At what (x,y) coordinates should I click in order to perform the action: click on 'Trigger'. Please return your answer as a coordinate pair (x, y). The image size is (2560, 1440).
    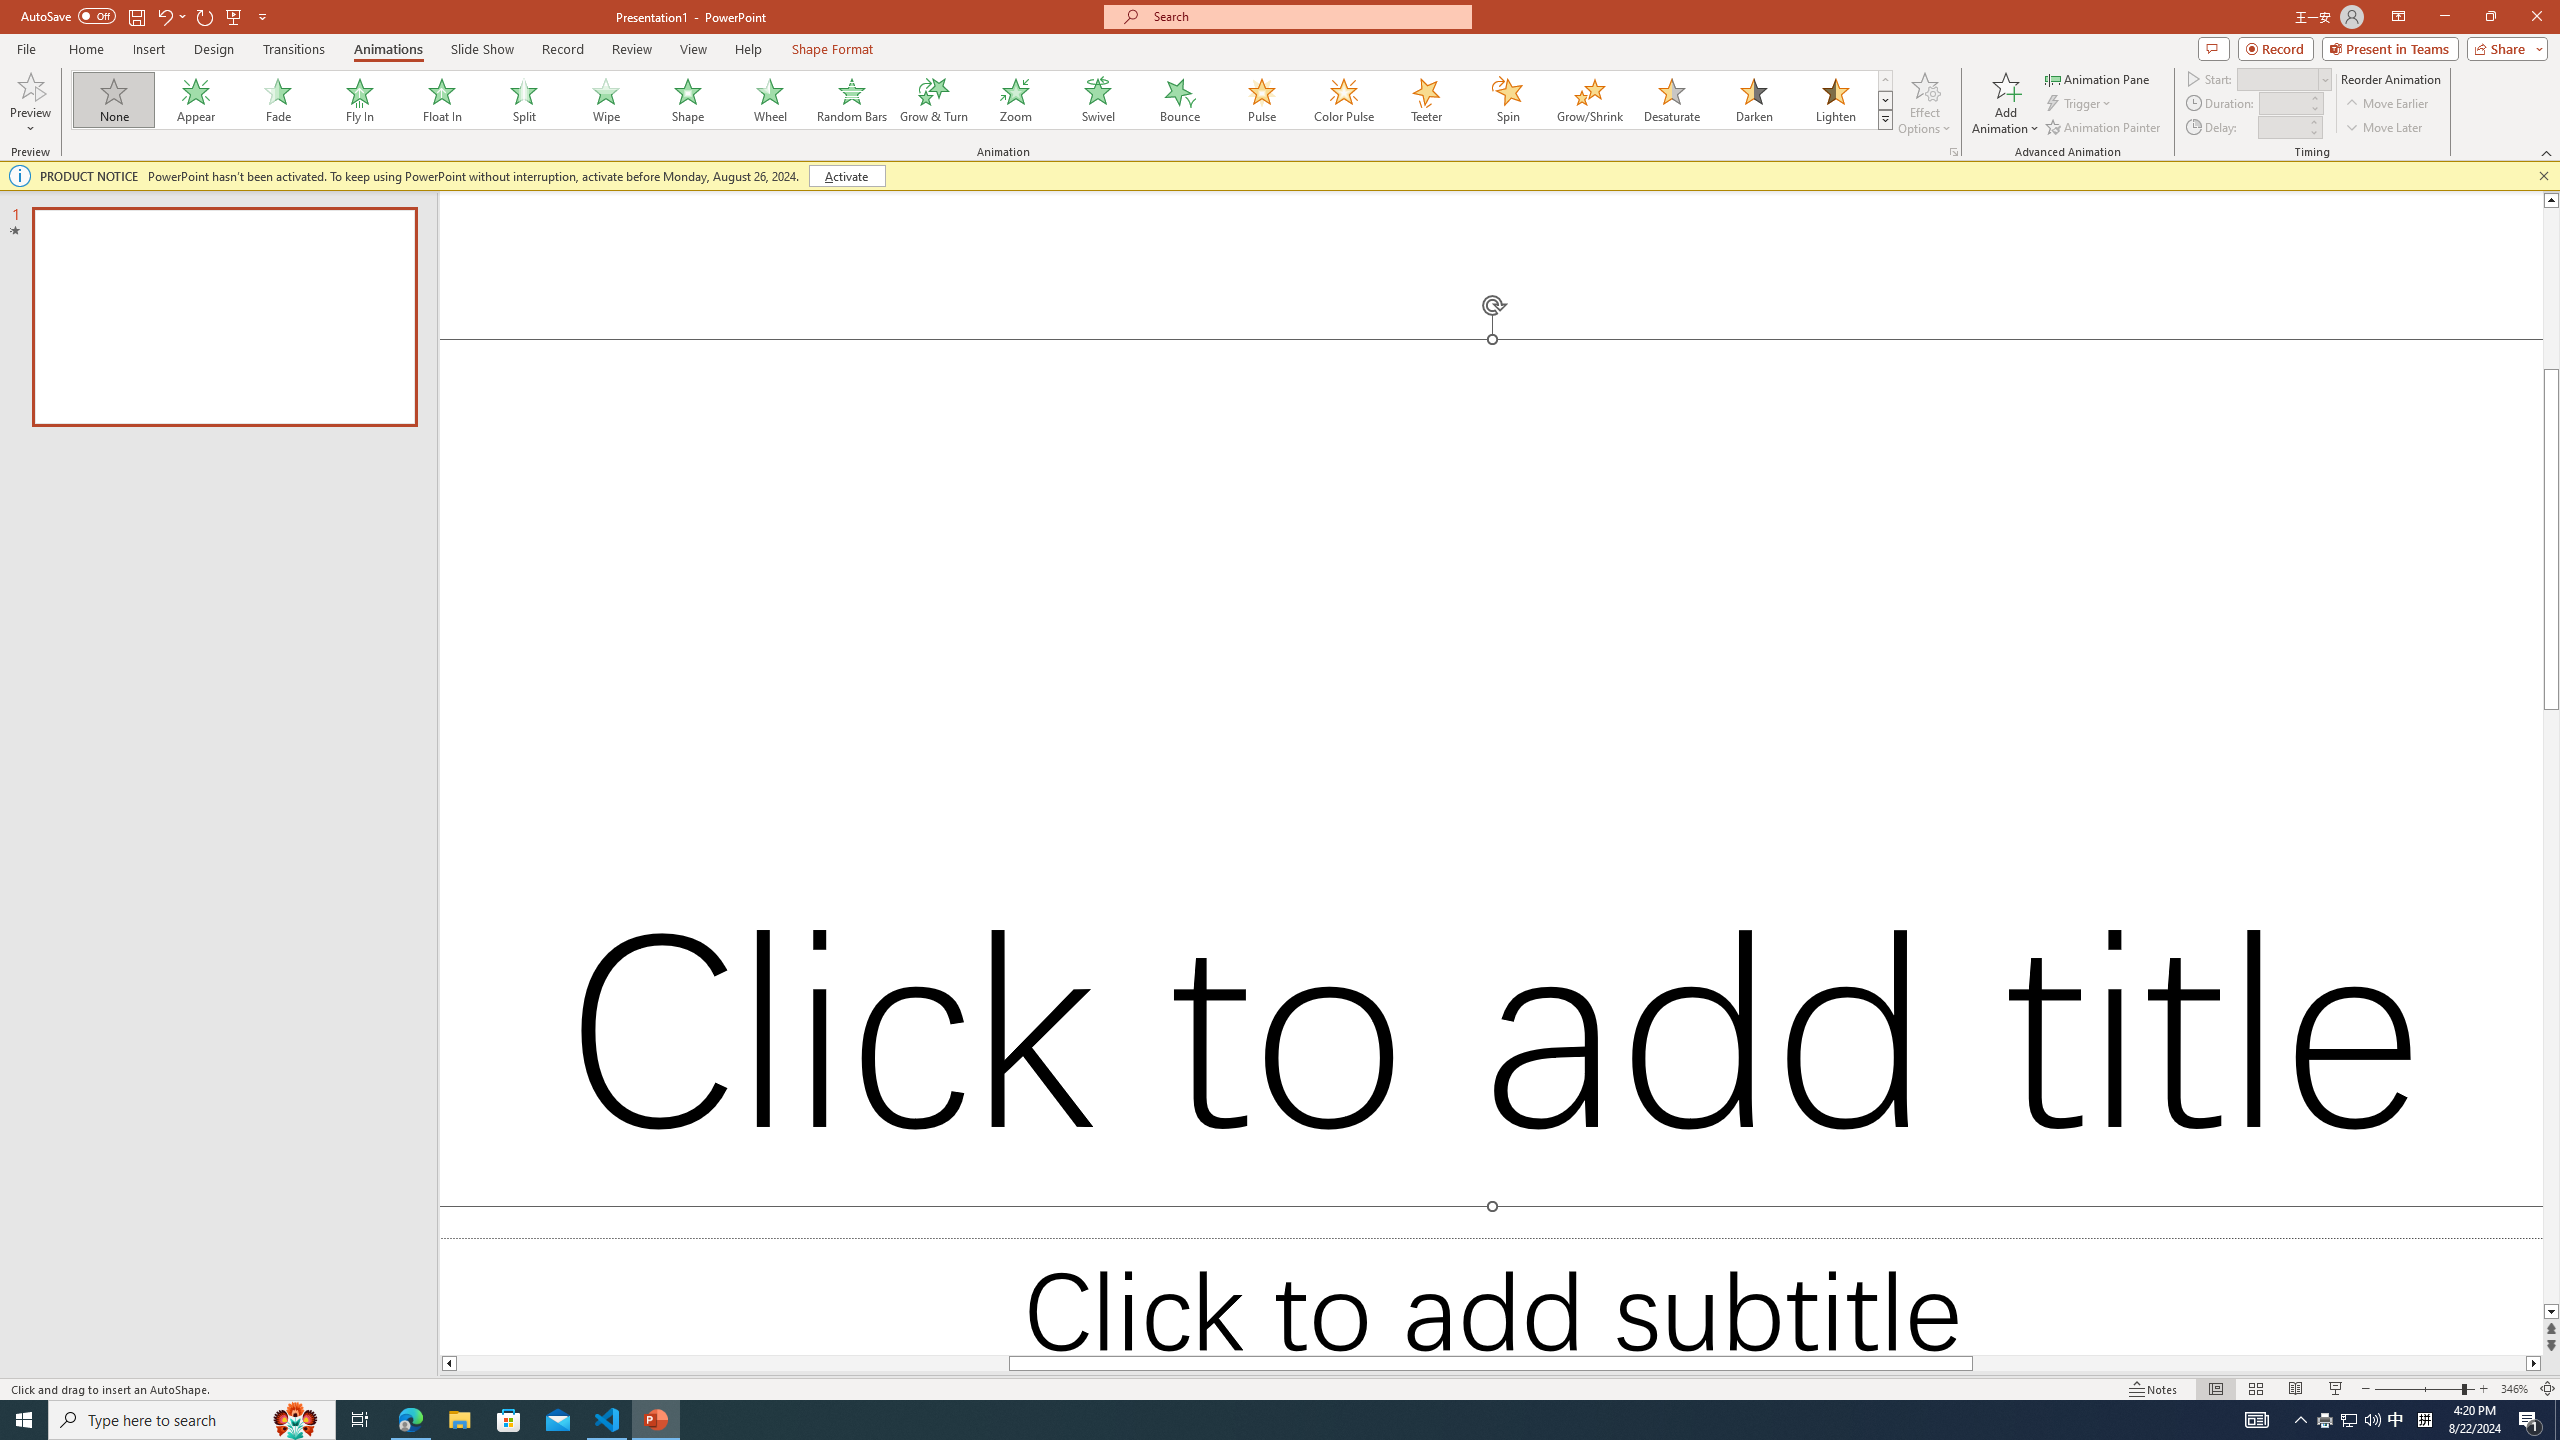
    Looking at the image, I should click on (2079, 103).